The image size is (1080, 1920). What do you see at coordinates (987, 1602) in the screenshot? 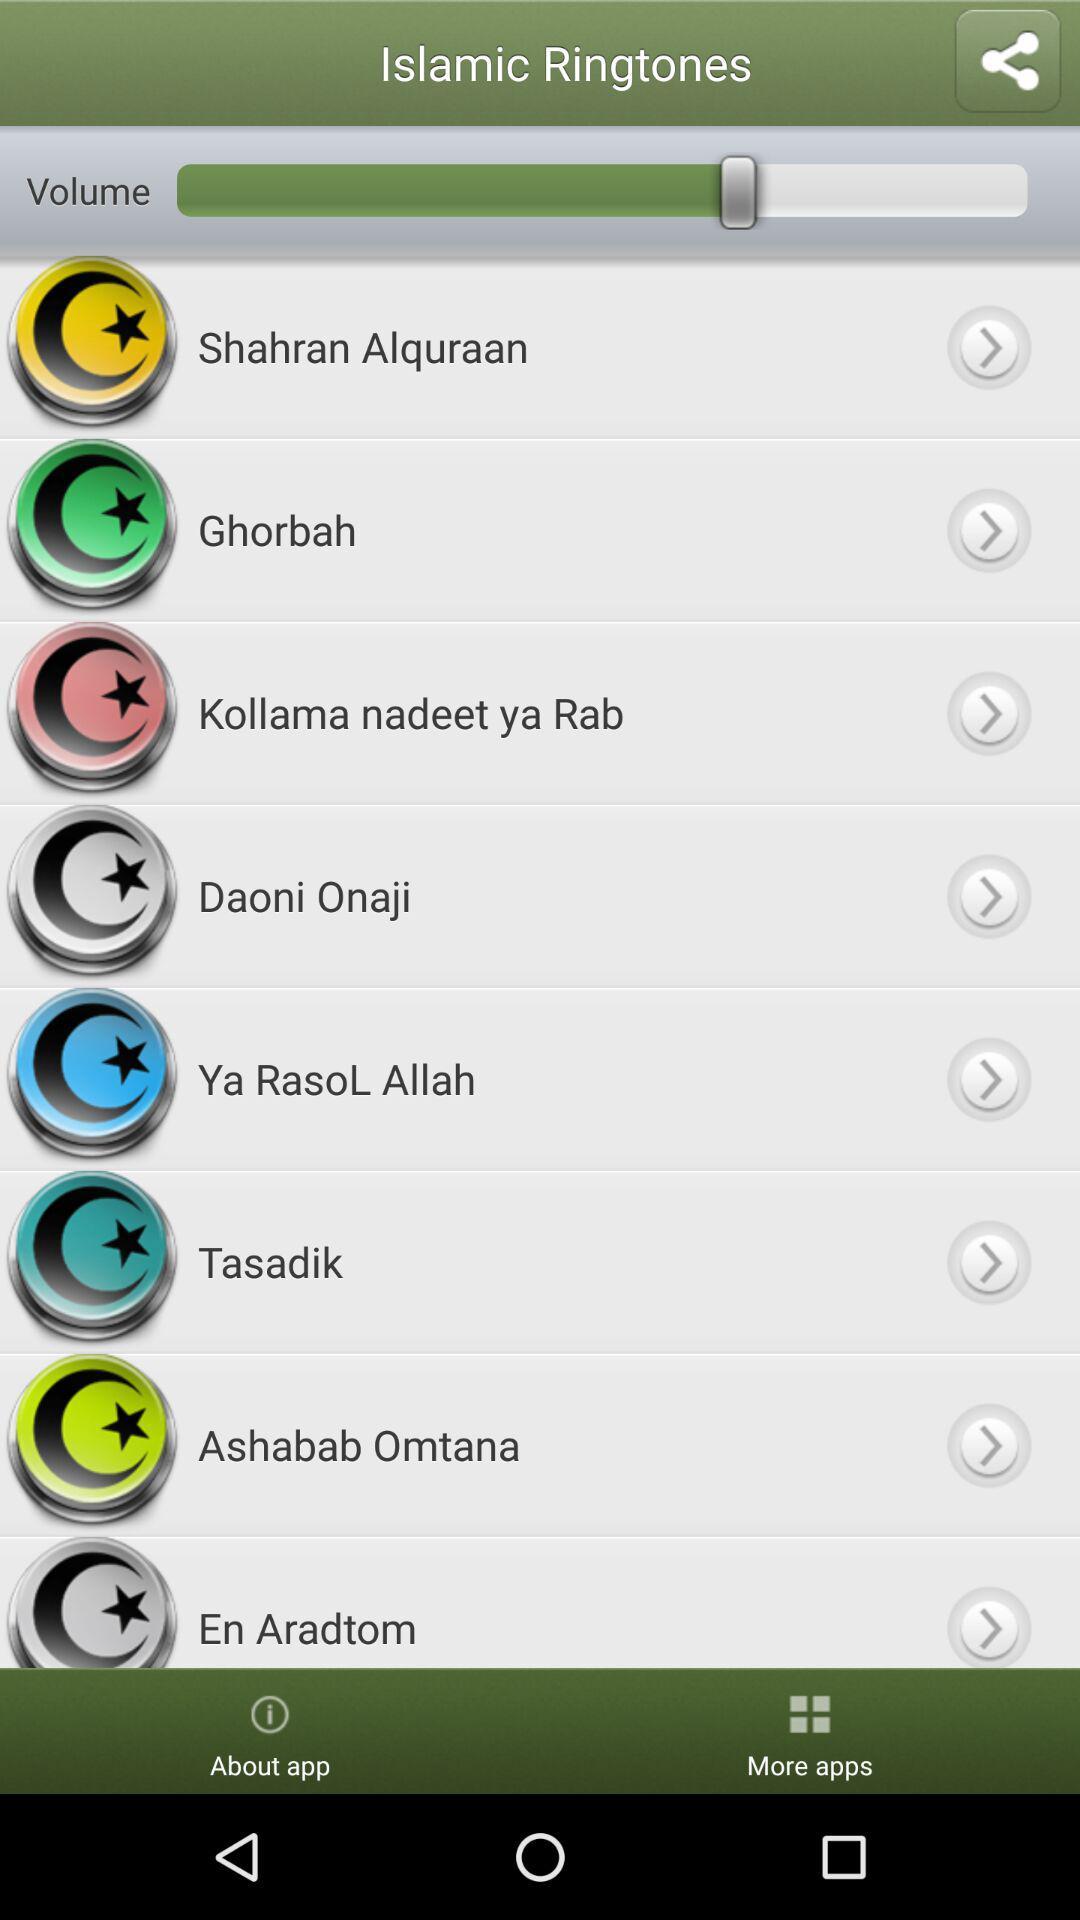
I see `islamic ringtones` at bounding box center [987, 1602].